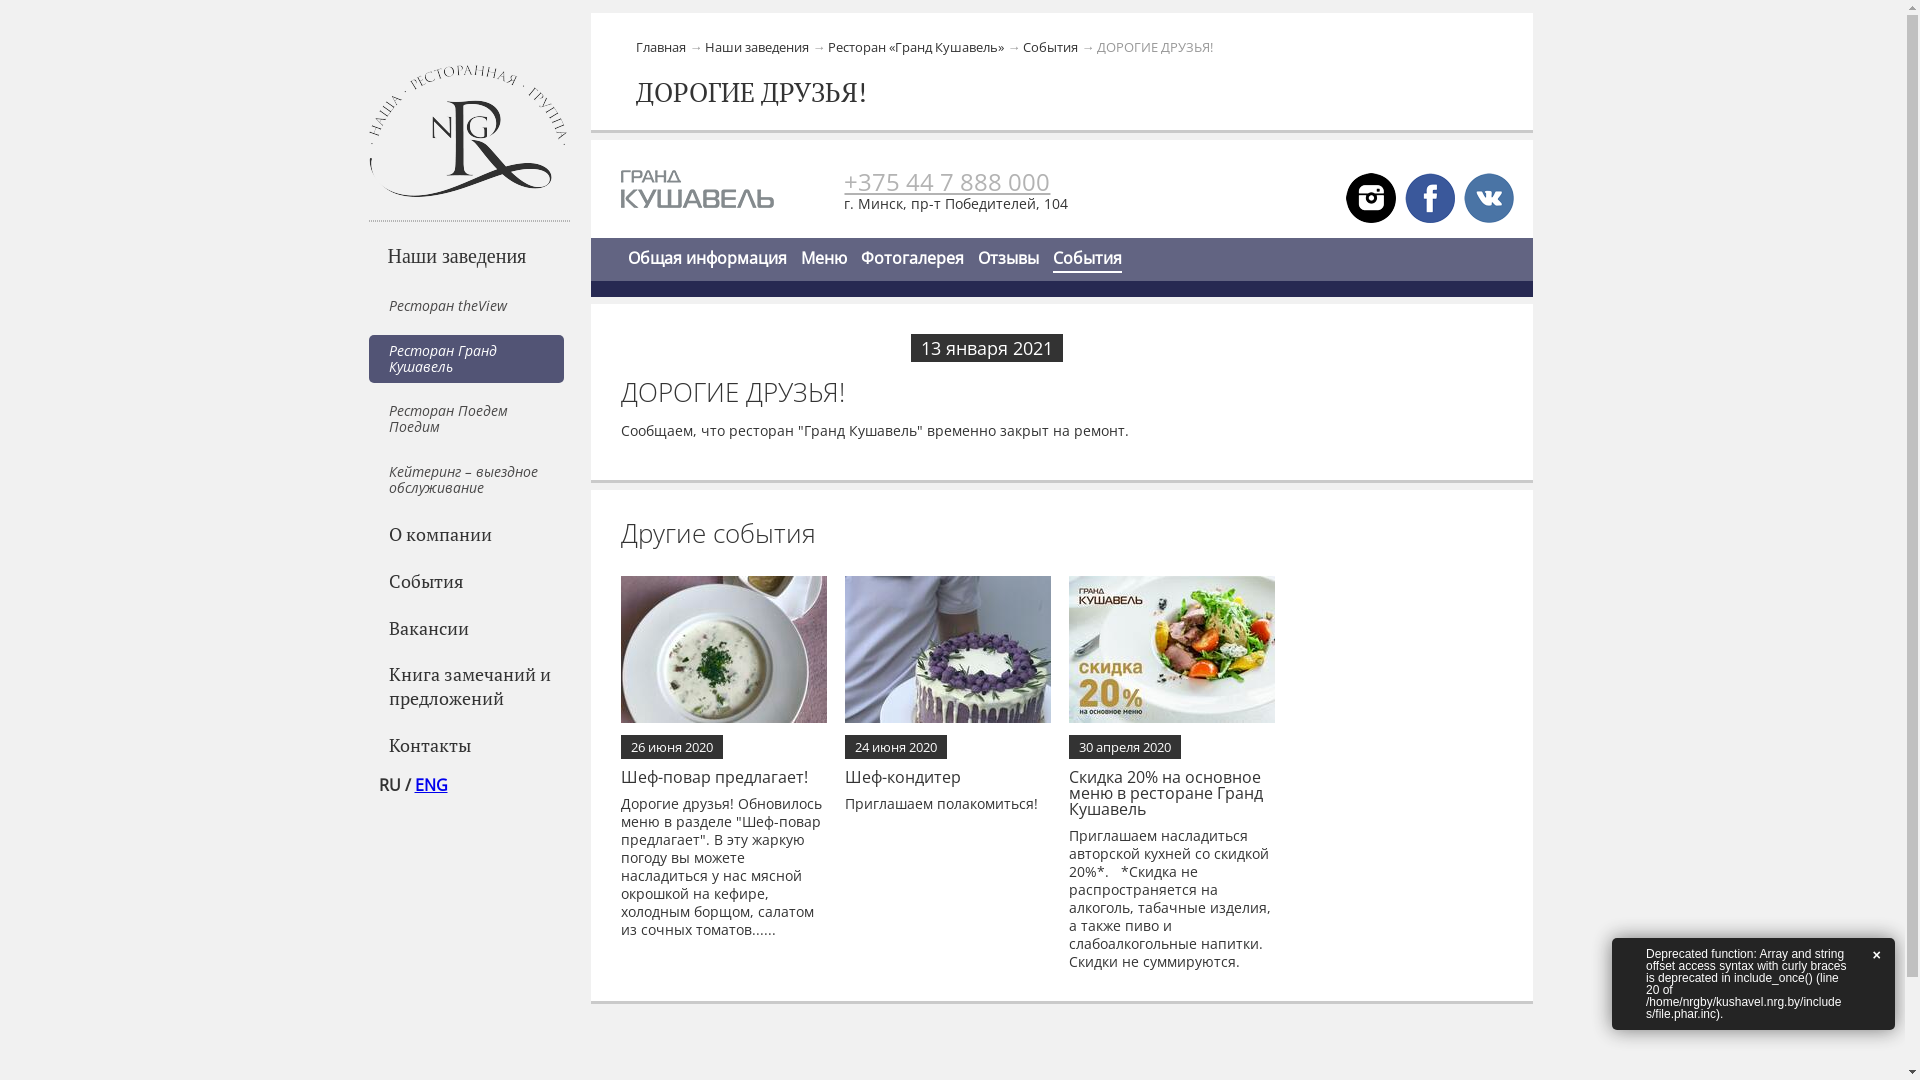 The image size is (1920, 1080). I want to click on 'FB', so click(1429, 196).